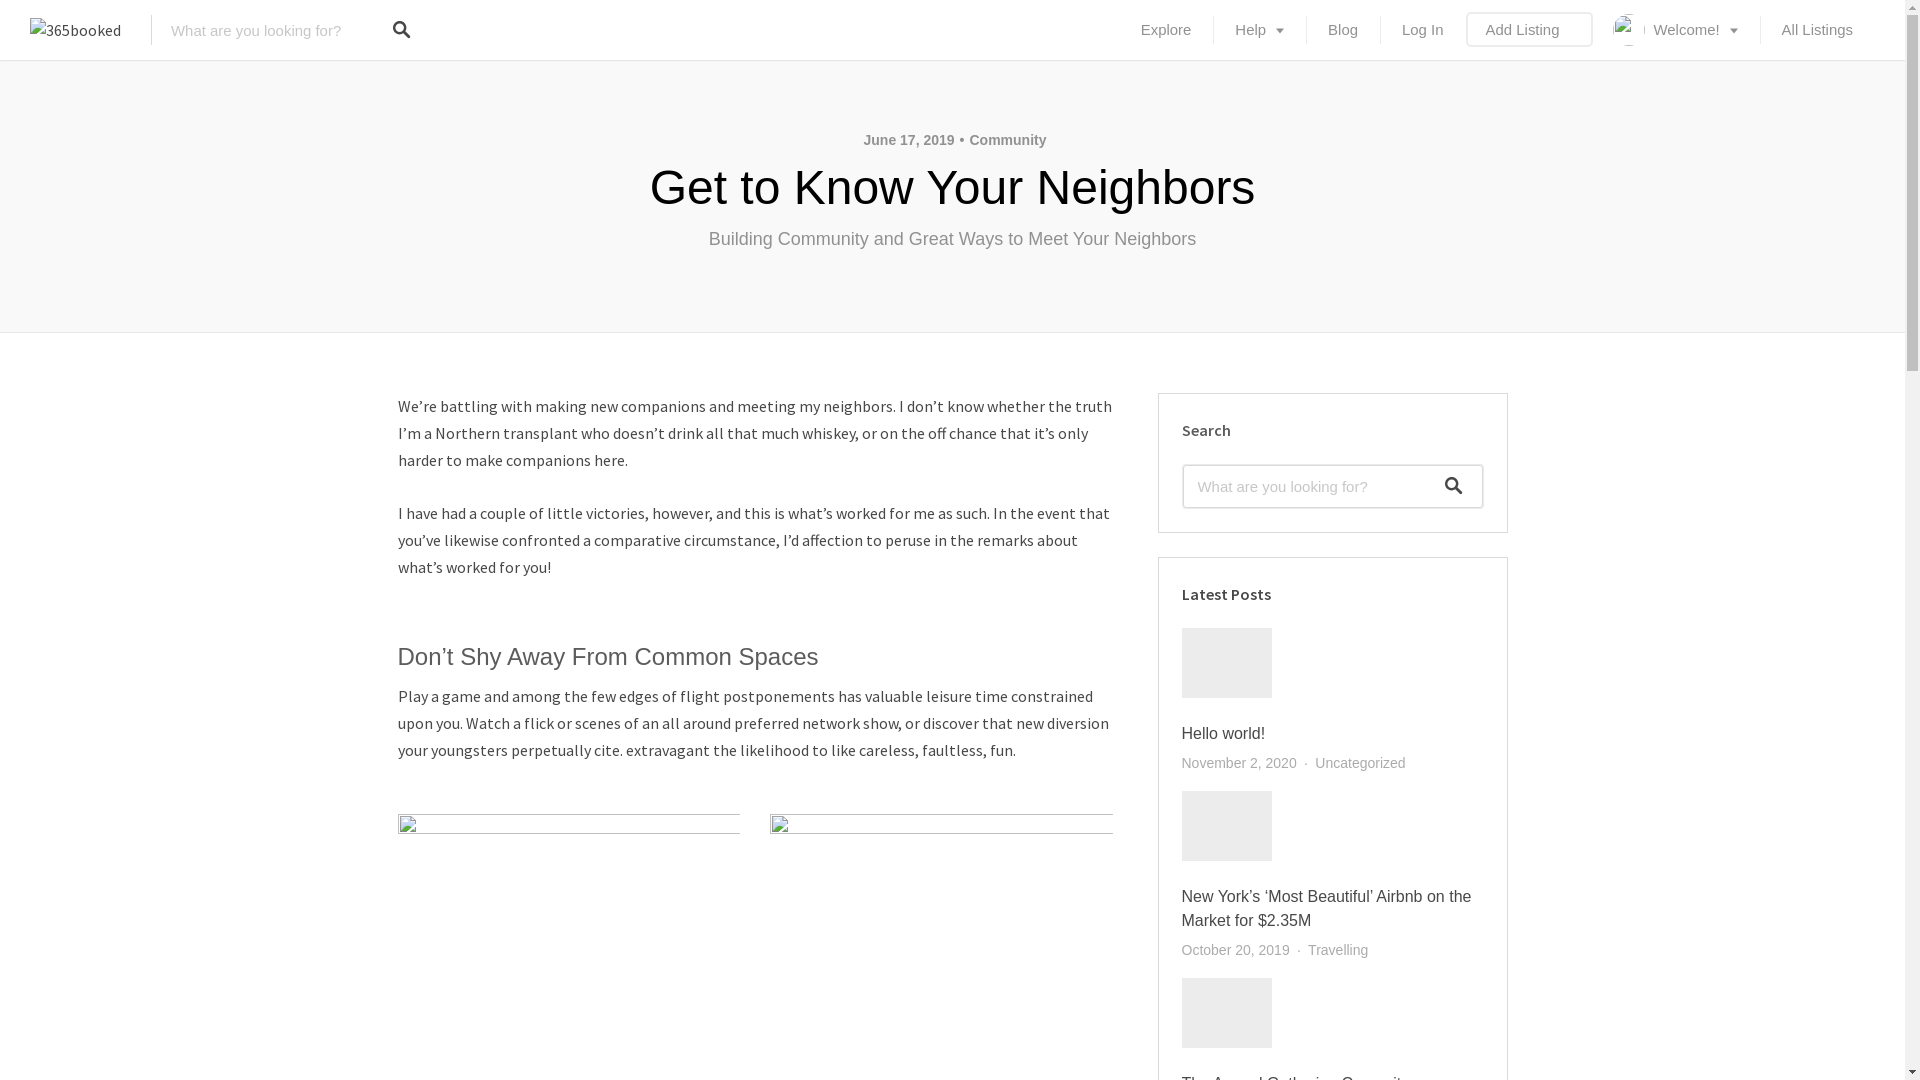  Describe the element at coordinates (1760, 30) in the screenshot. I see `'All Listings'` at that location.